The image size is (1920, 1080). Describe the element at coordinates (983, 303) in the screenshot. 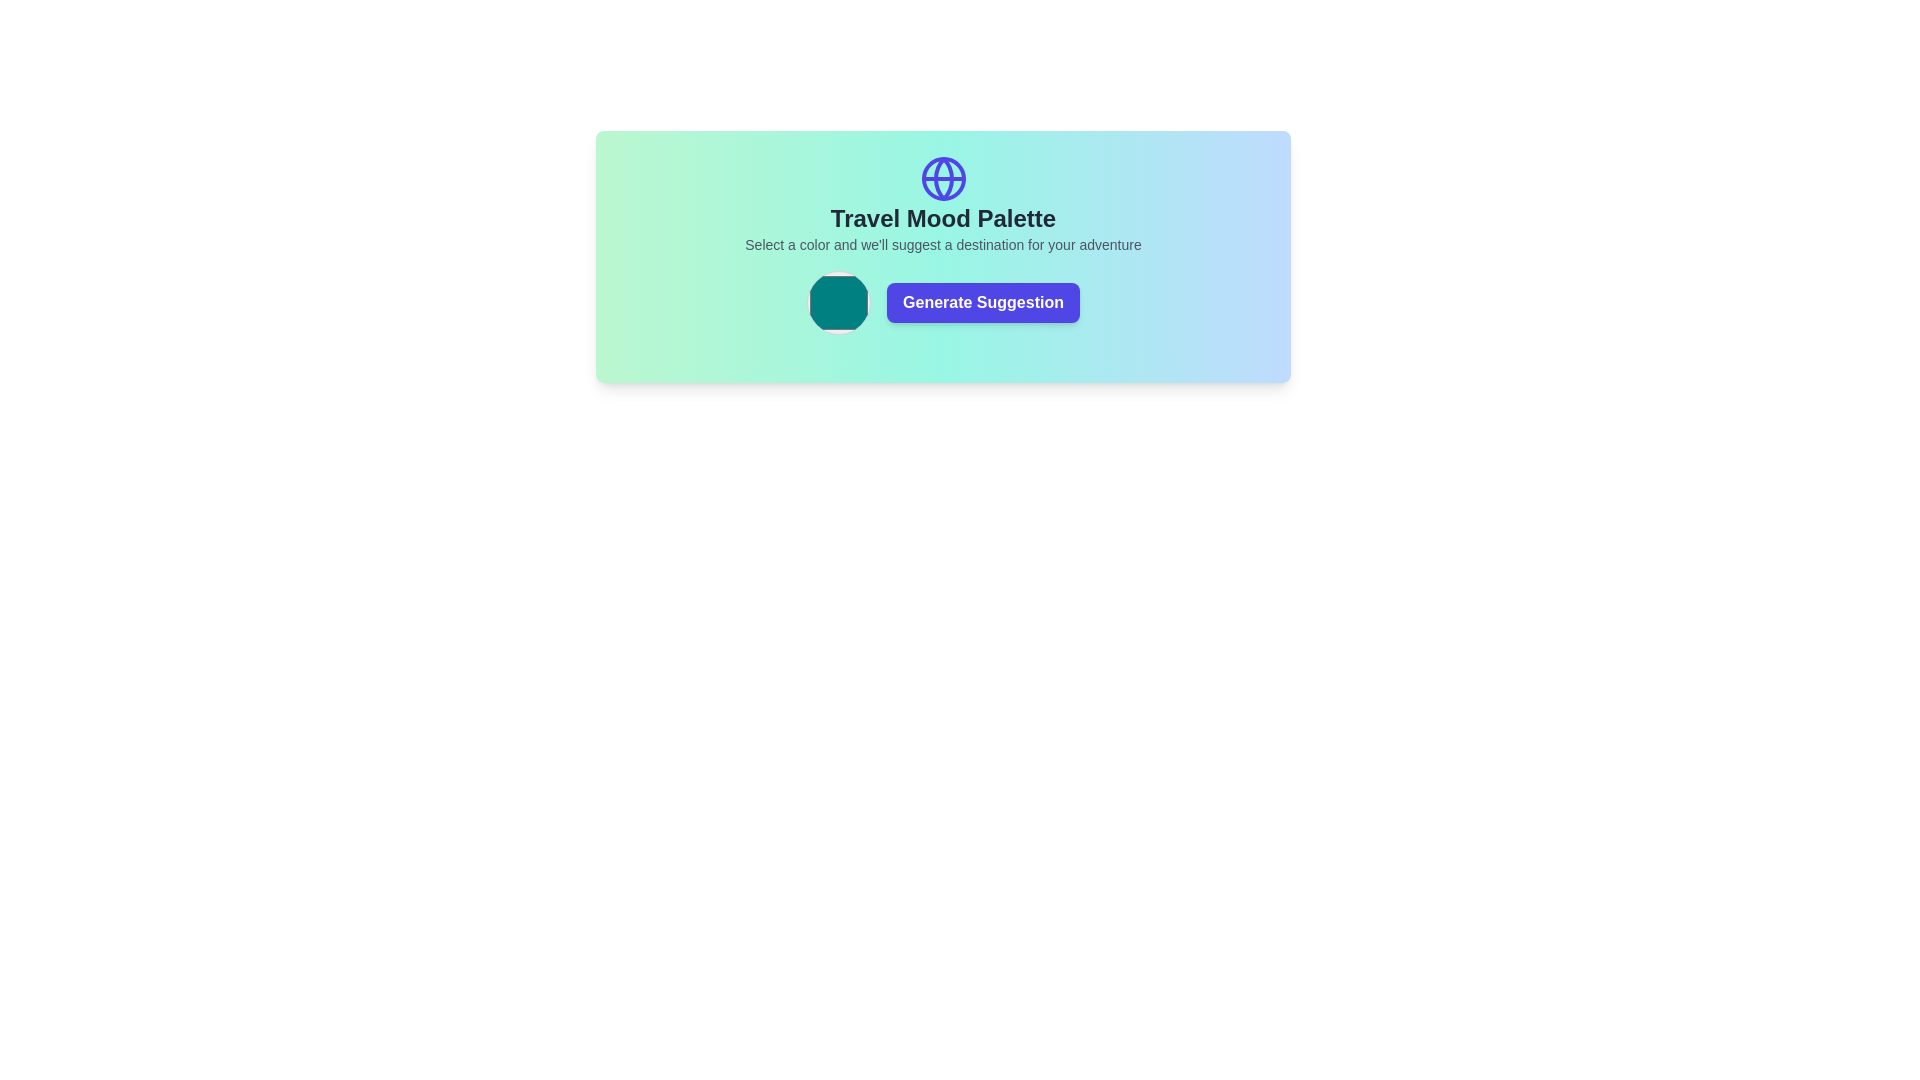

I see `the suggestion generation button, which is located on the right side of the color preview circle within a gradient-colored main block` at that location.